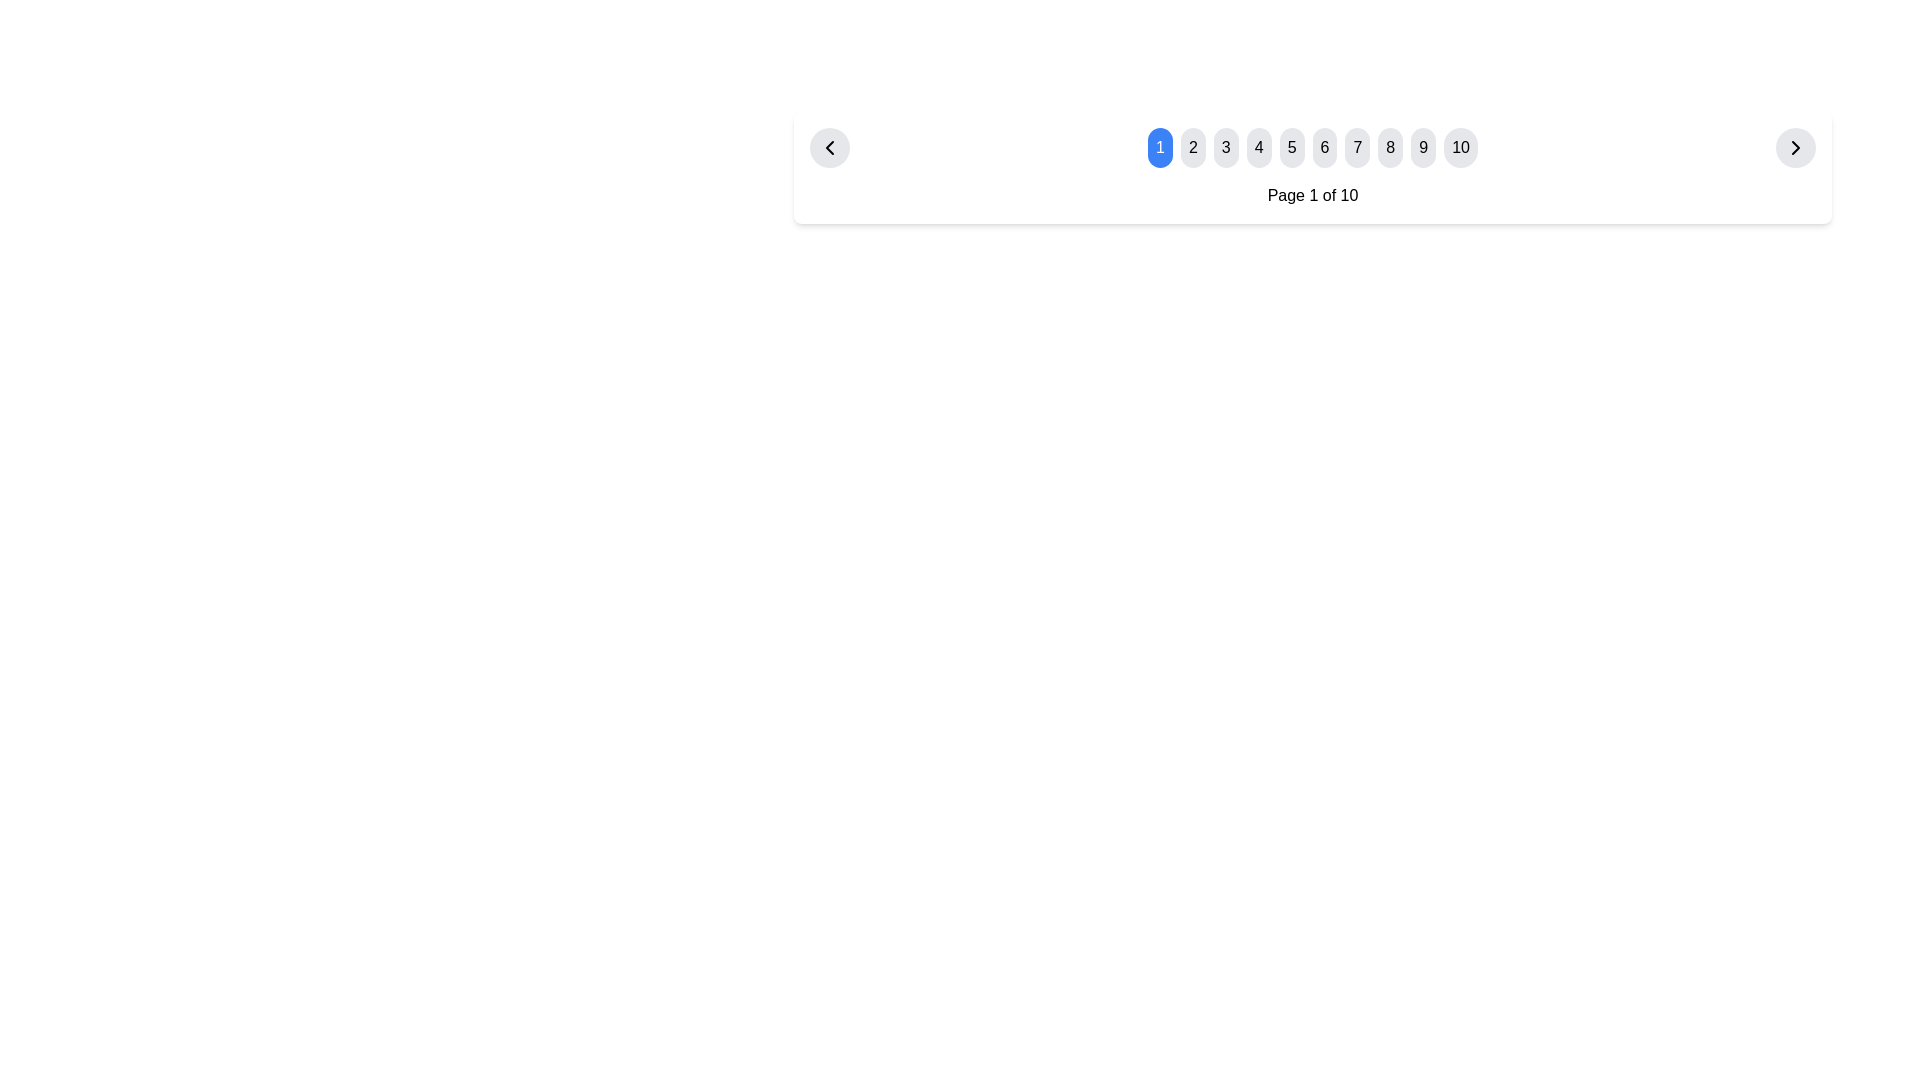 The height and width of the screenshot is (1080, 1920). I want to click on the SVG-based navigation button, which is a Chevron arrow symbol located at the far right of the pagination navigation bar, so click(1795, 146).